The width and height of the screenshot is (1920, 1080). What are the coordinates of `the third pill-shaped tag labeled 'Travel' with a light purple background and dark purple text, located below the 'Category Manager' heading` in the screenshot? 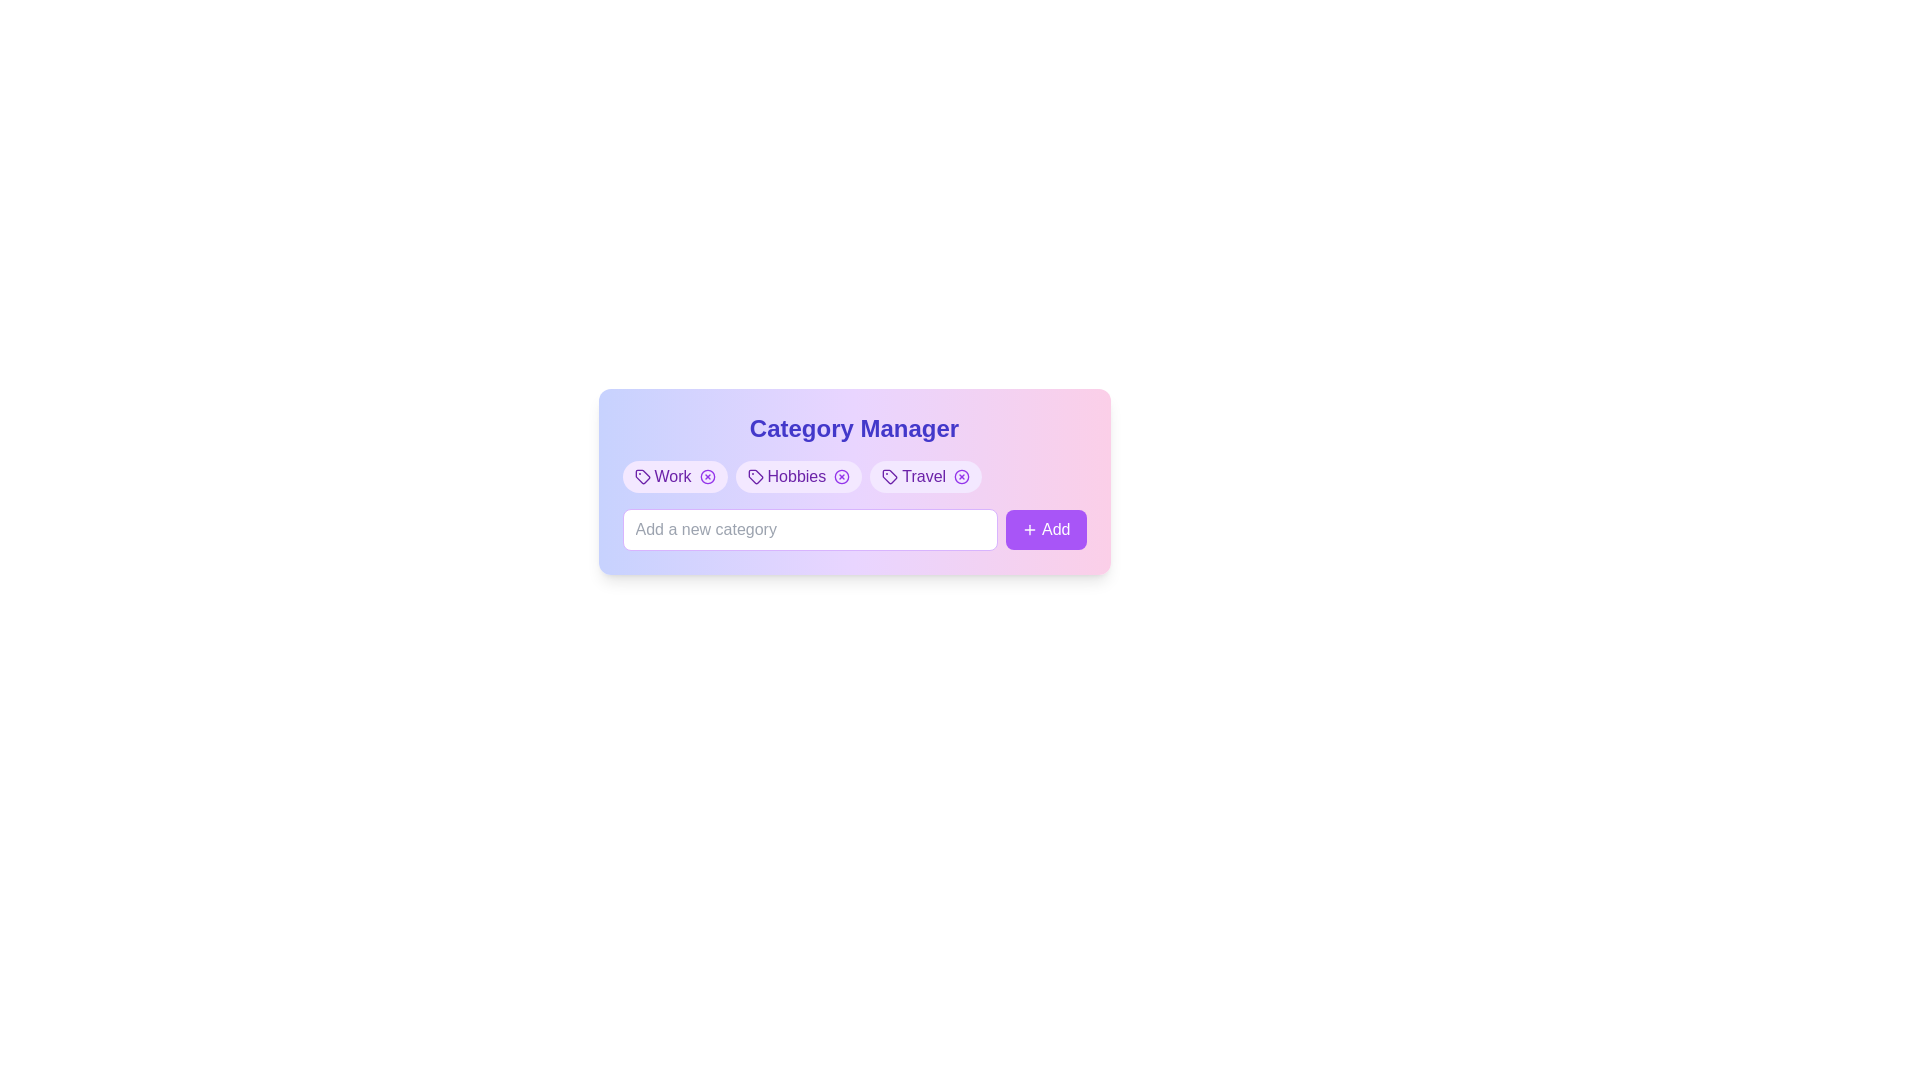 It's located at (925, 477).